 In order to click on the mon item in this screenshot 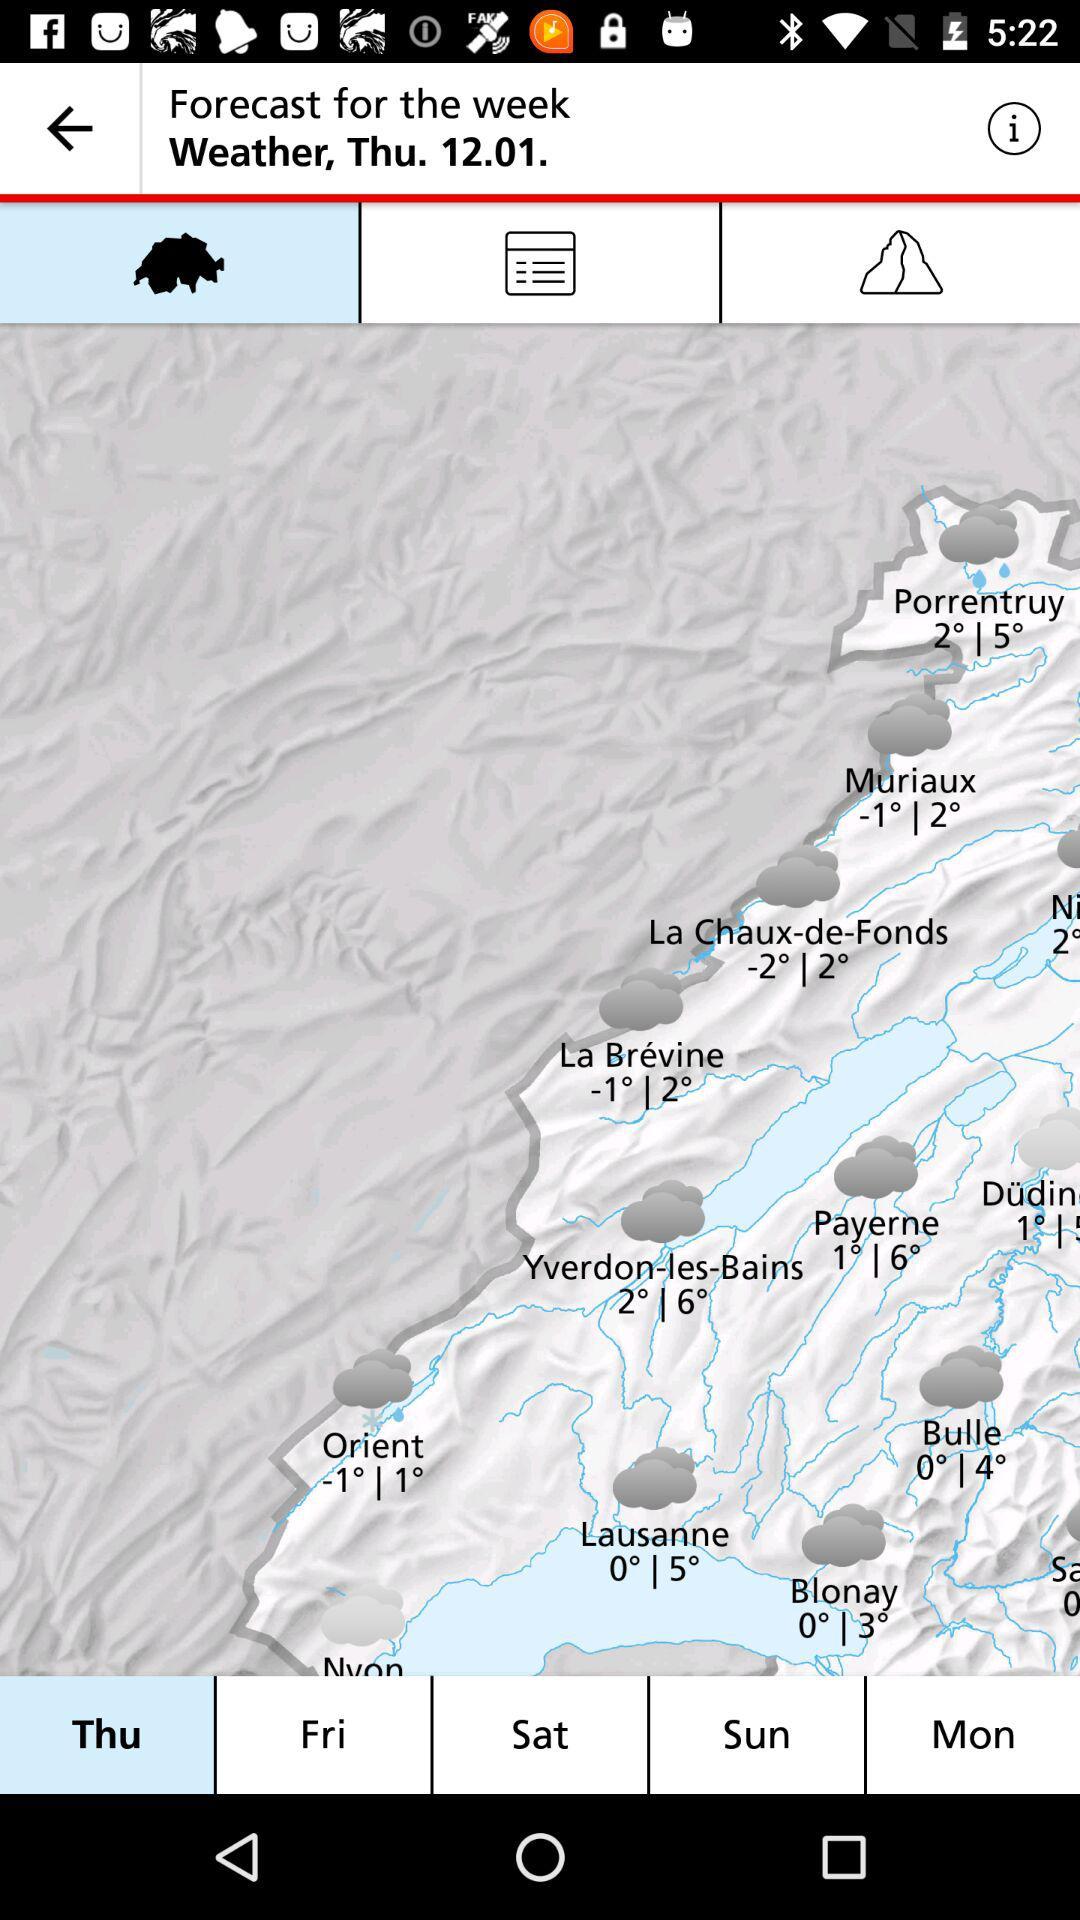, I will do `click(972, 1734)`.